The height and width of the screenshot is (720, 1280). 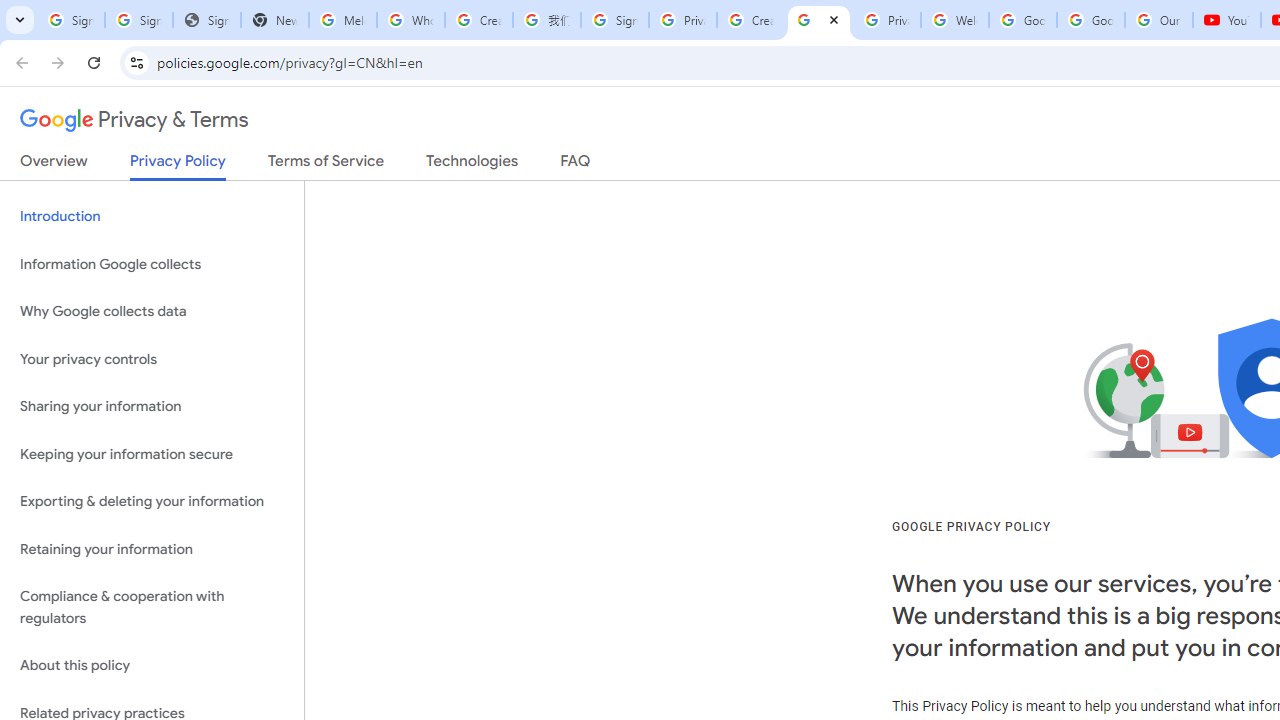 What do you see at coordinates (151, 454) in the screenshot?
I see `'Keeping your information secure'` at bounding box center [151, 454].